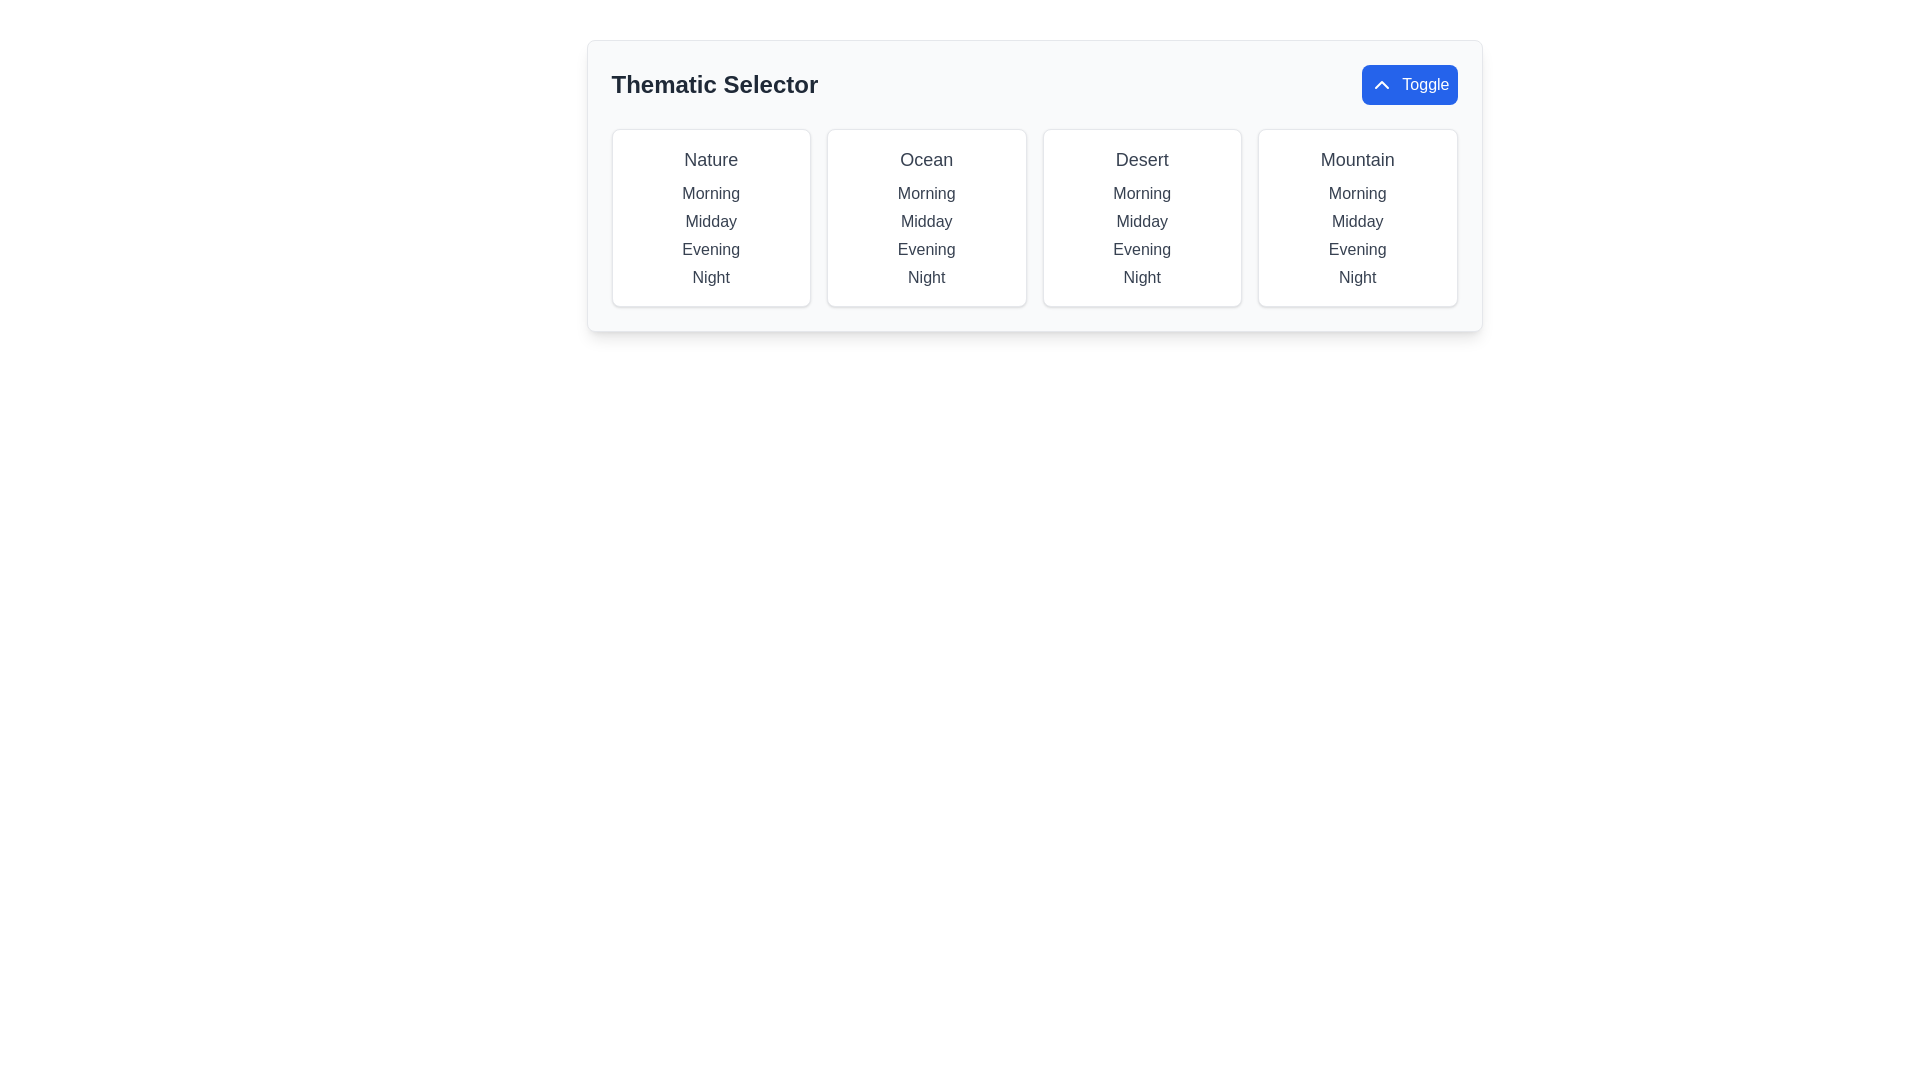 Image resolution: width=1920 pixels, height=1080 pixels. I want to click on time-of-day labels in the Text Group located beneath the 'Ocean' label in the second column of the grid, so click(925, 234).